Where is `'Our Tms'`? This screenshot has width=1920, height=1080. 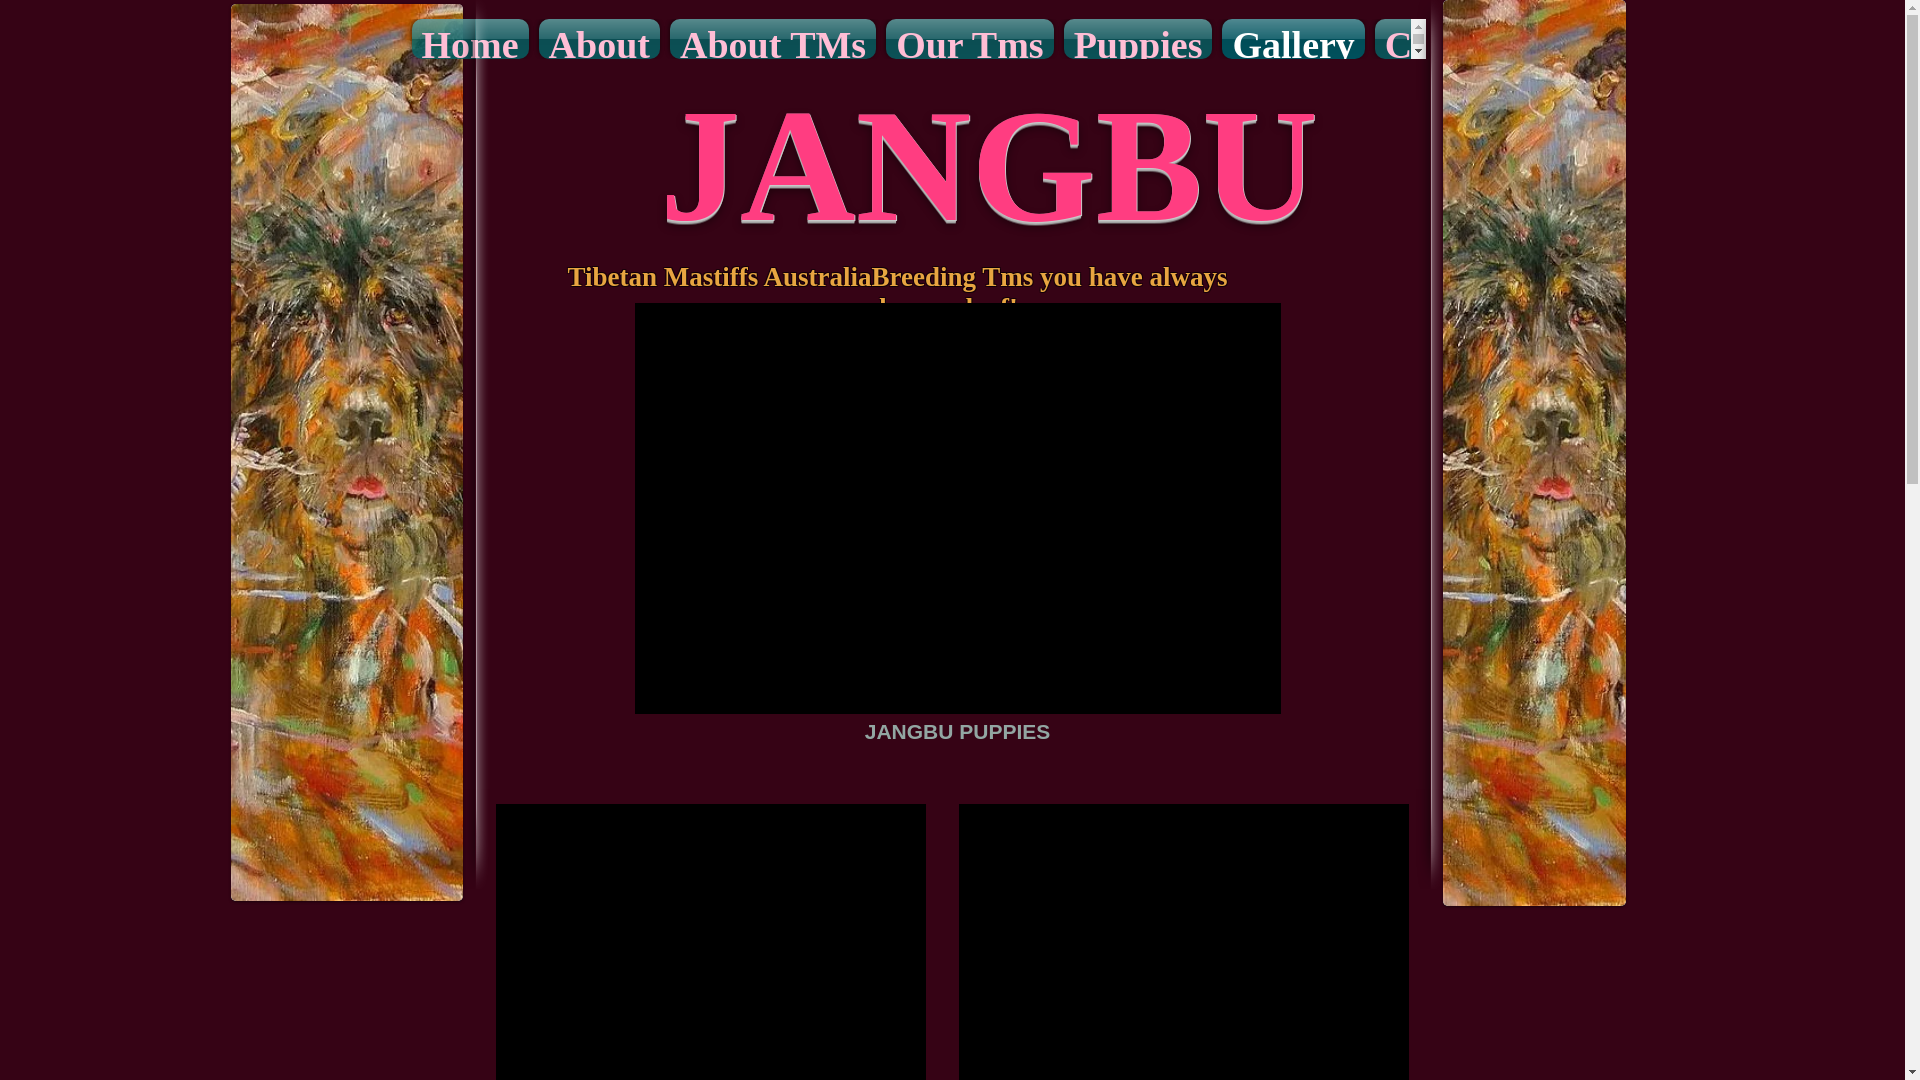
'Our Tms' is located at coordinates (969, 38).